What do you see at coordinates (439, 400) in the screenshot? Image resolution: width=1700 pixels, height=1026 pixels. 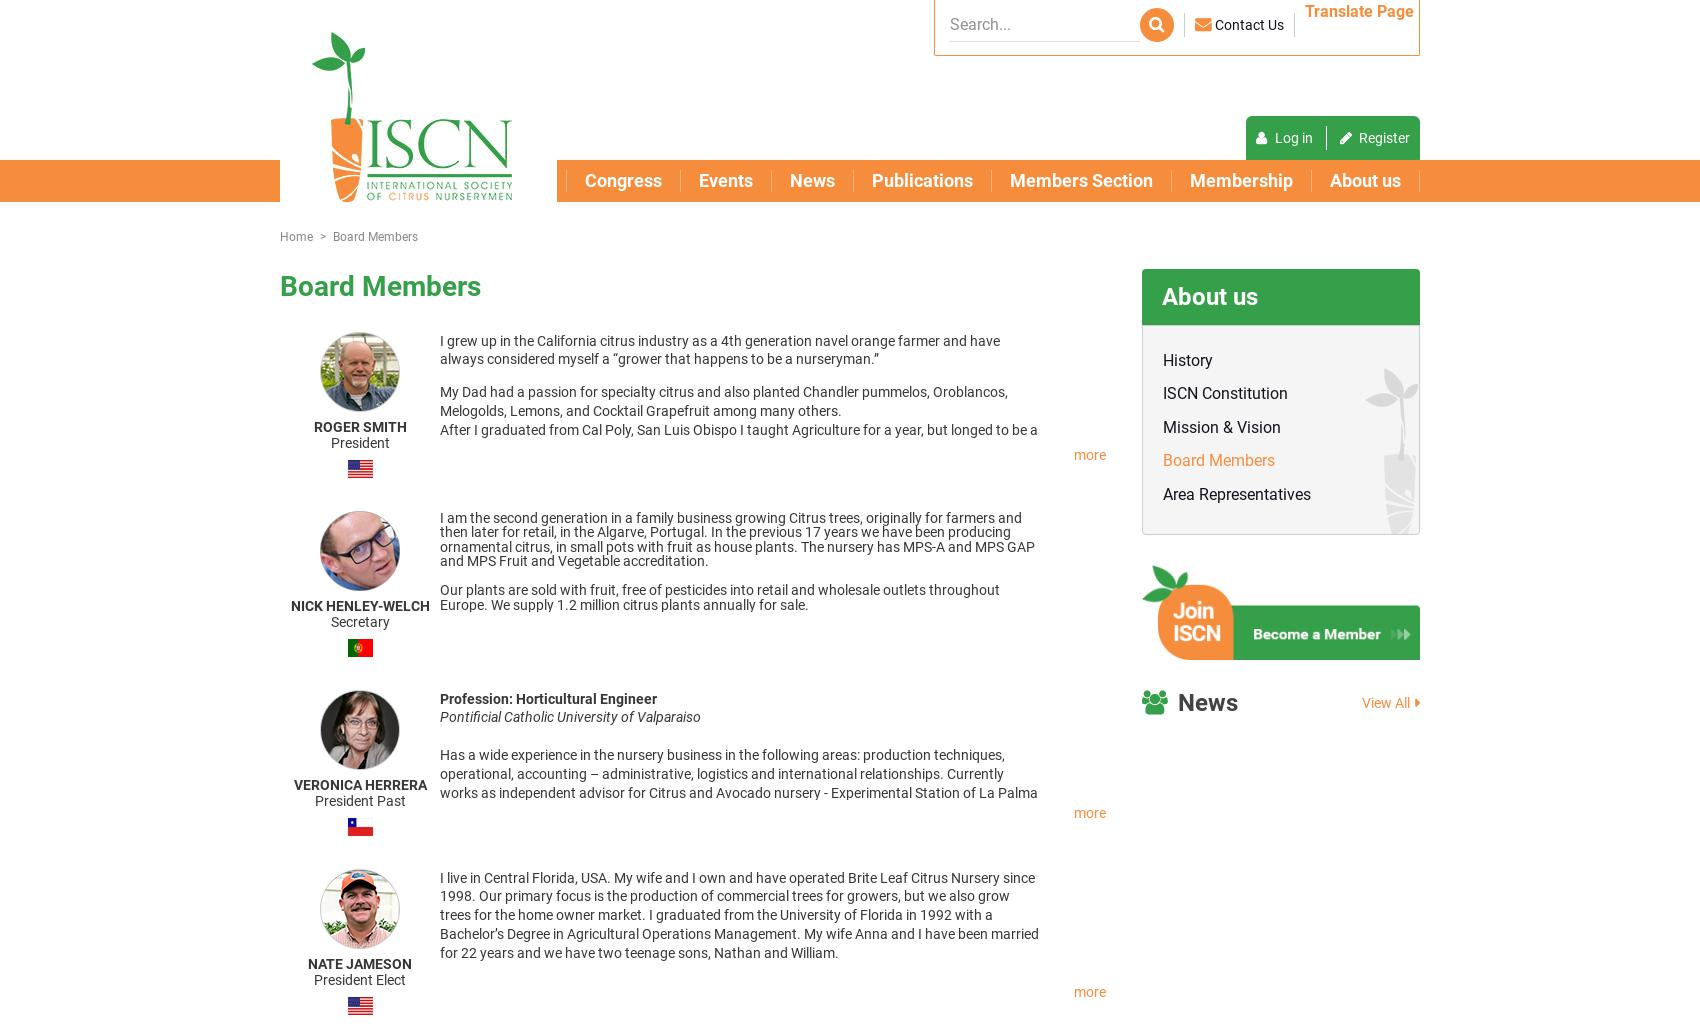 I see `'My Dad had a passion for specialty citrus and also planted Chandler pummelos, Oroblancos, Melogolds, Lemons, and Cocktail Grapefruit among many others.'` at bounding box center [439, 400].